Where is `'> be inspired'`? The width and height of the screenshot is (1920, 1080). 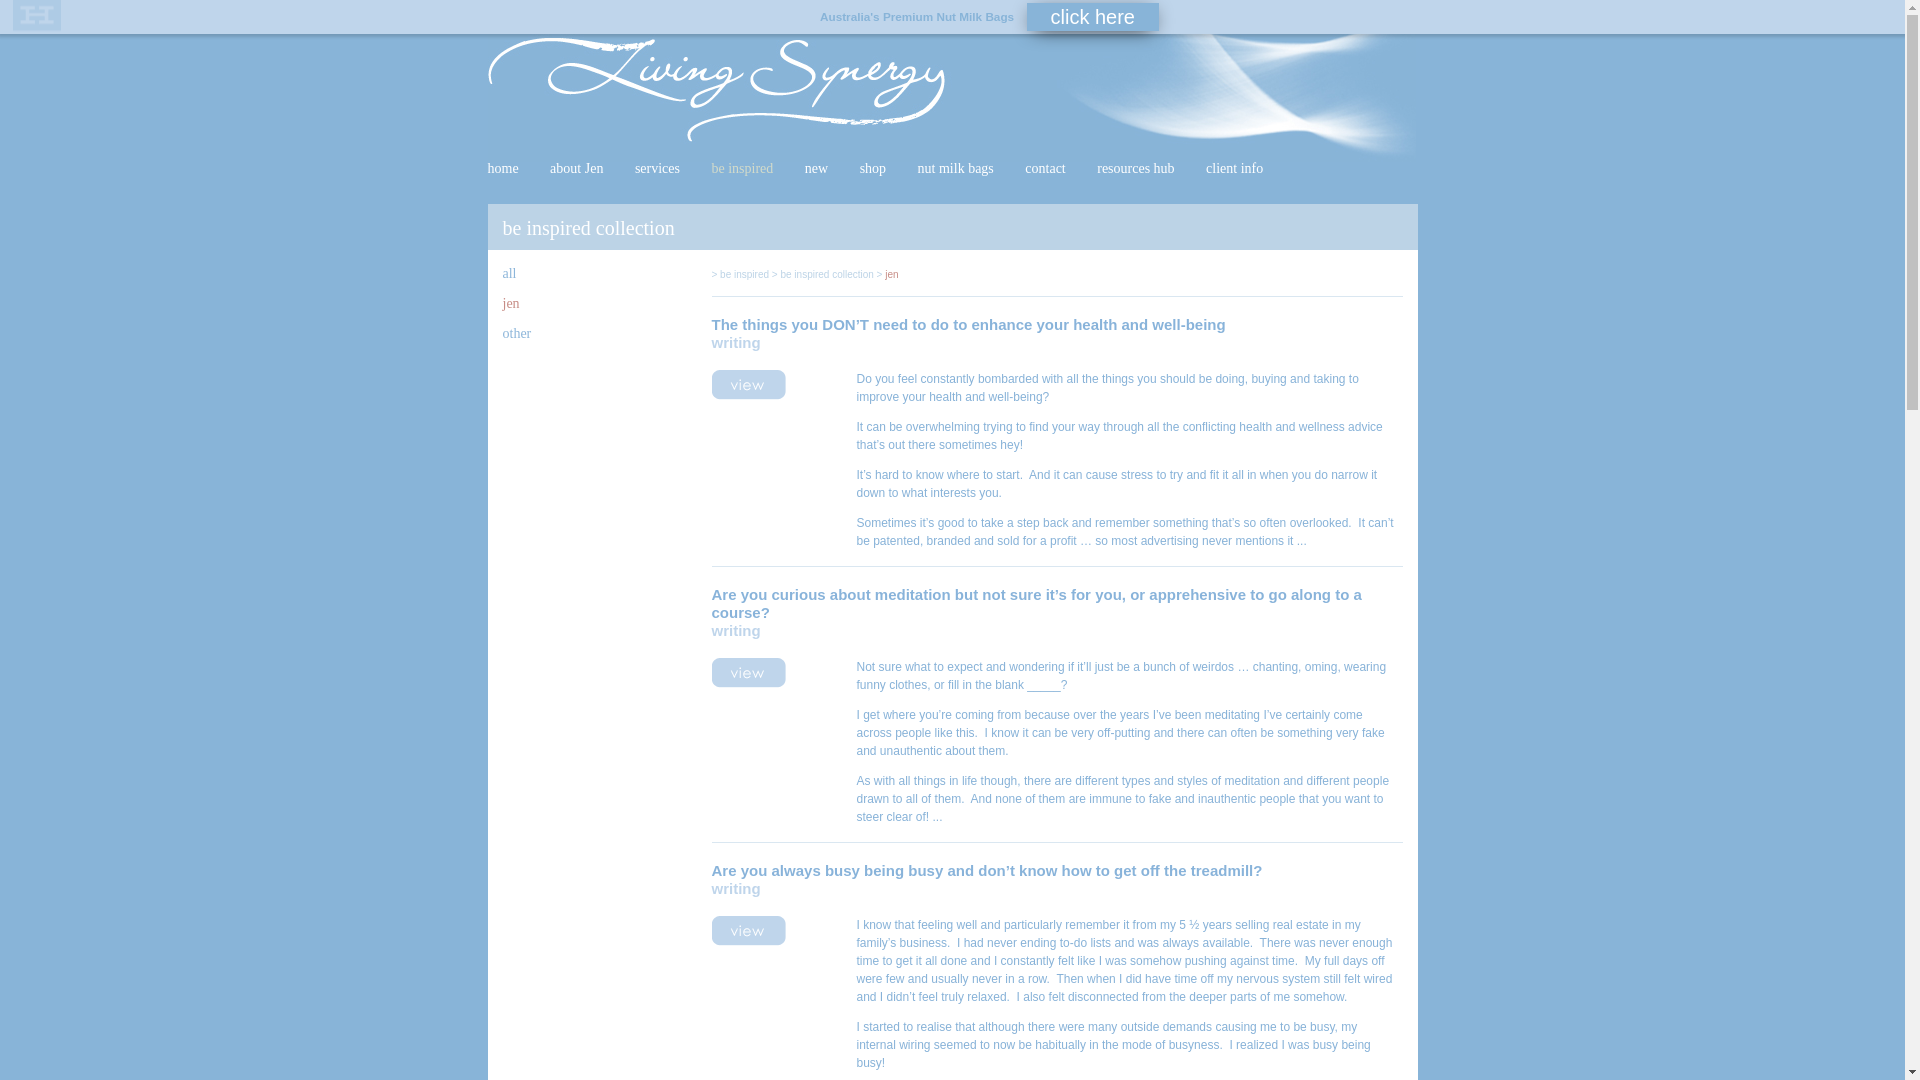
'> be inspired' is located at coordinates (739, 274).